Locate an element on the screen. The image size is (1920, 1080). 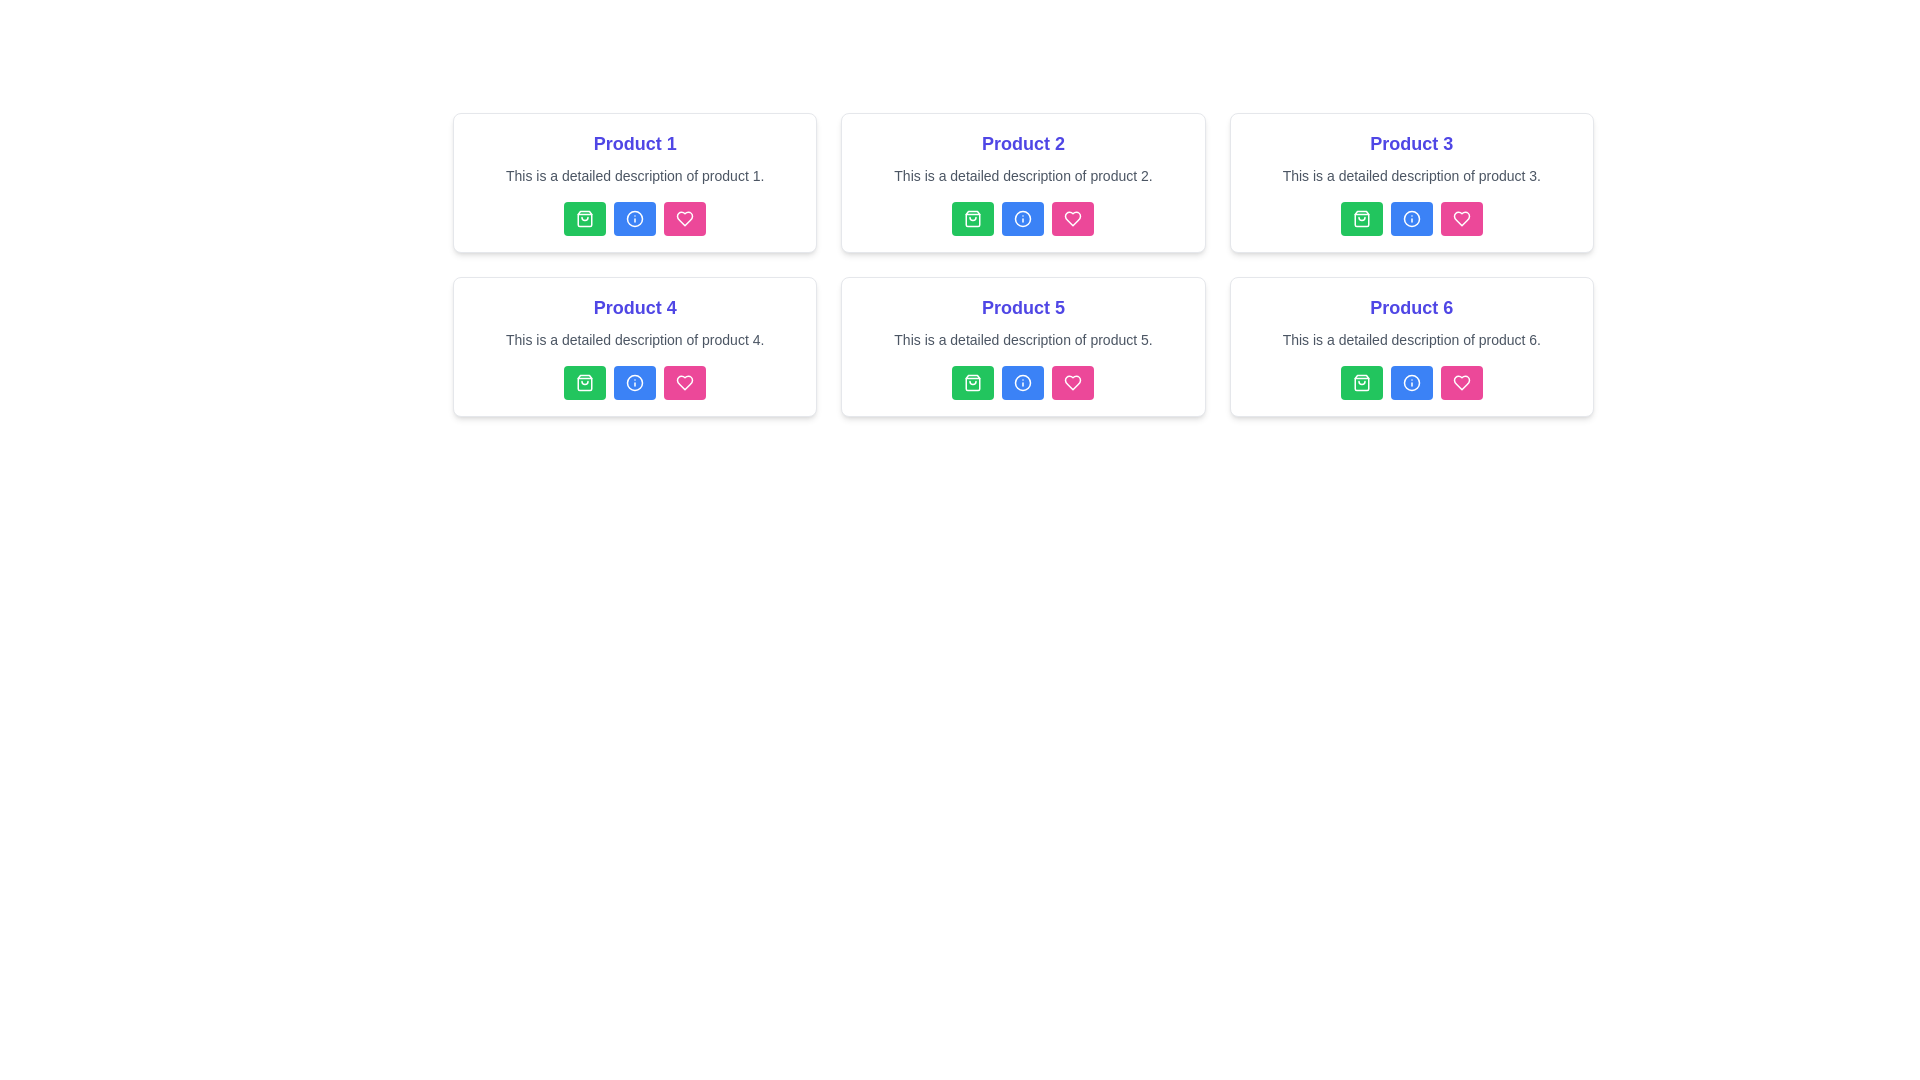
the blue information button with rounded edges located is located at coordinates (1023, 382).